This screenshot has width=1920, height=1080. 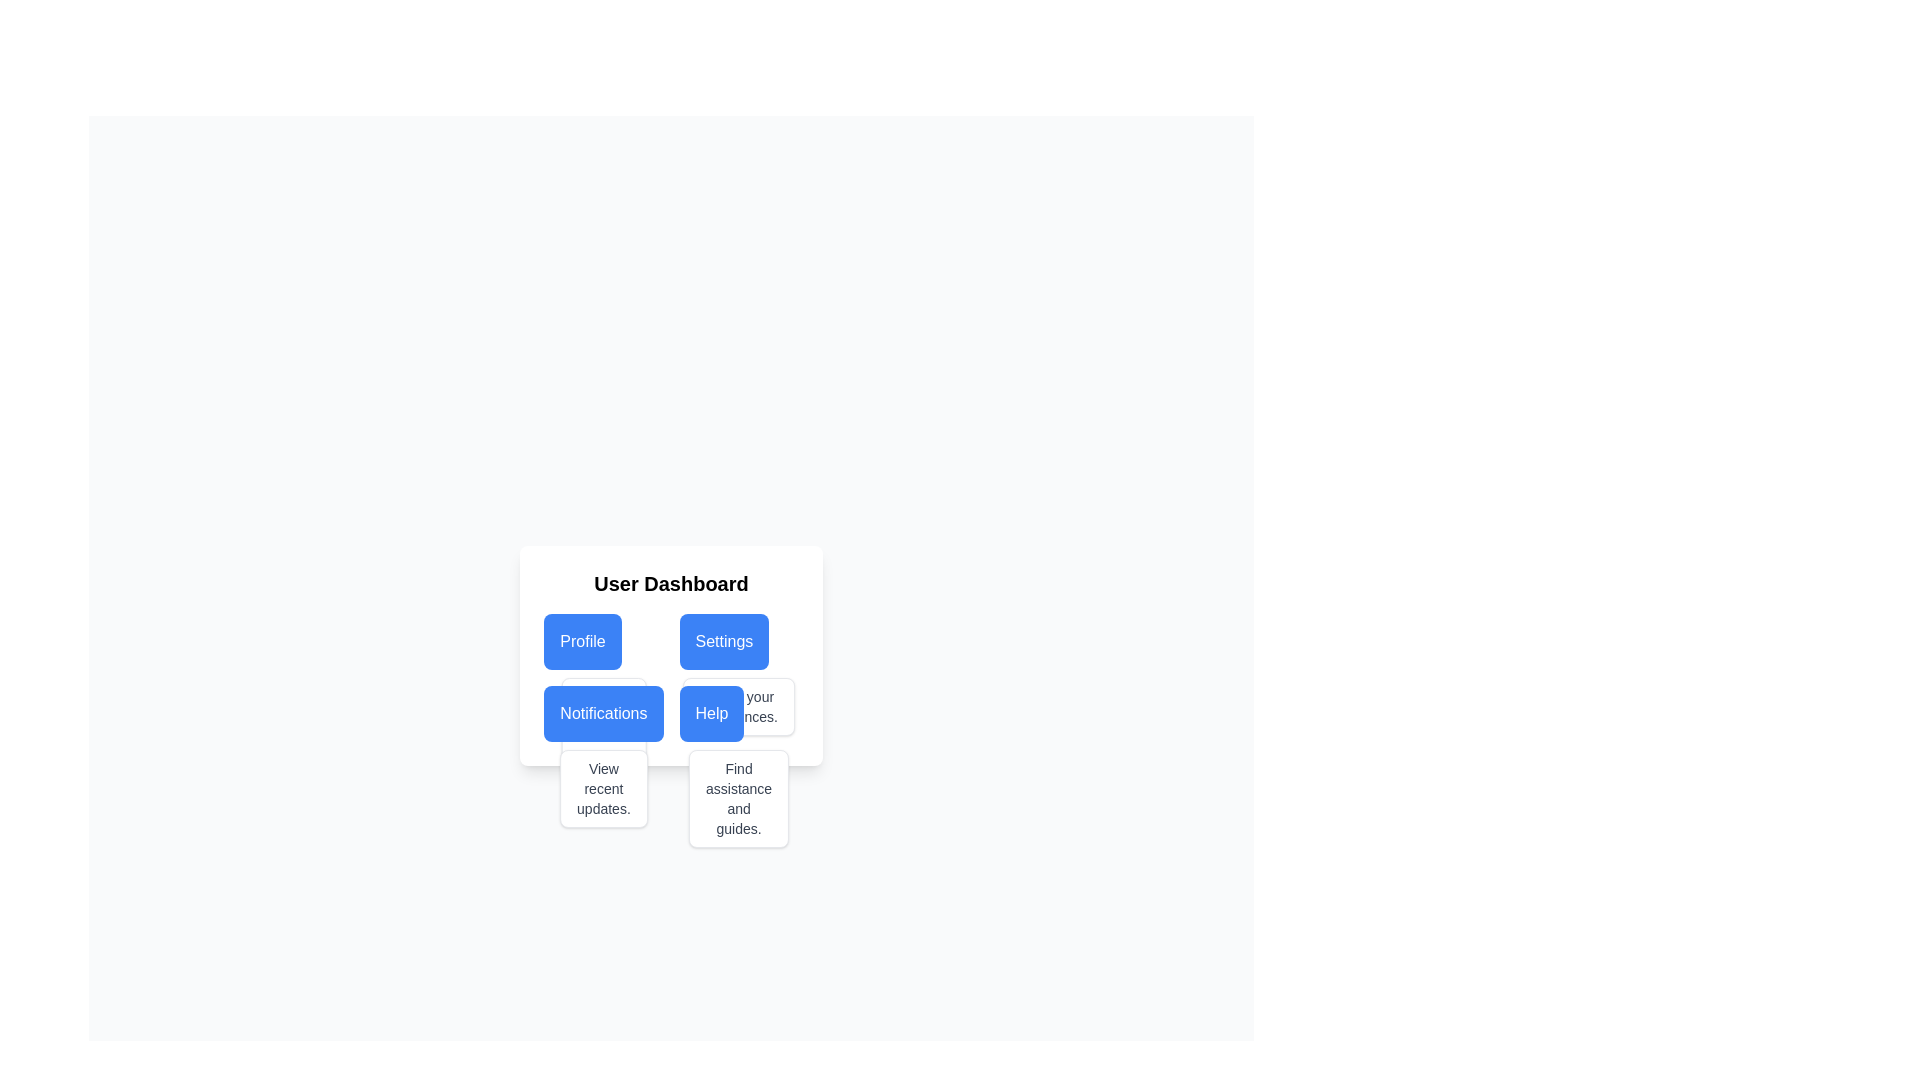 I want to click on the blue rectangular button in the grid layout located within the User Dashboard, so click(x=671, y=677).